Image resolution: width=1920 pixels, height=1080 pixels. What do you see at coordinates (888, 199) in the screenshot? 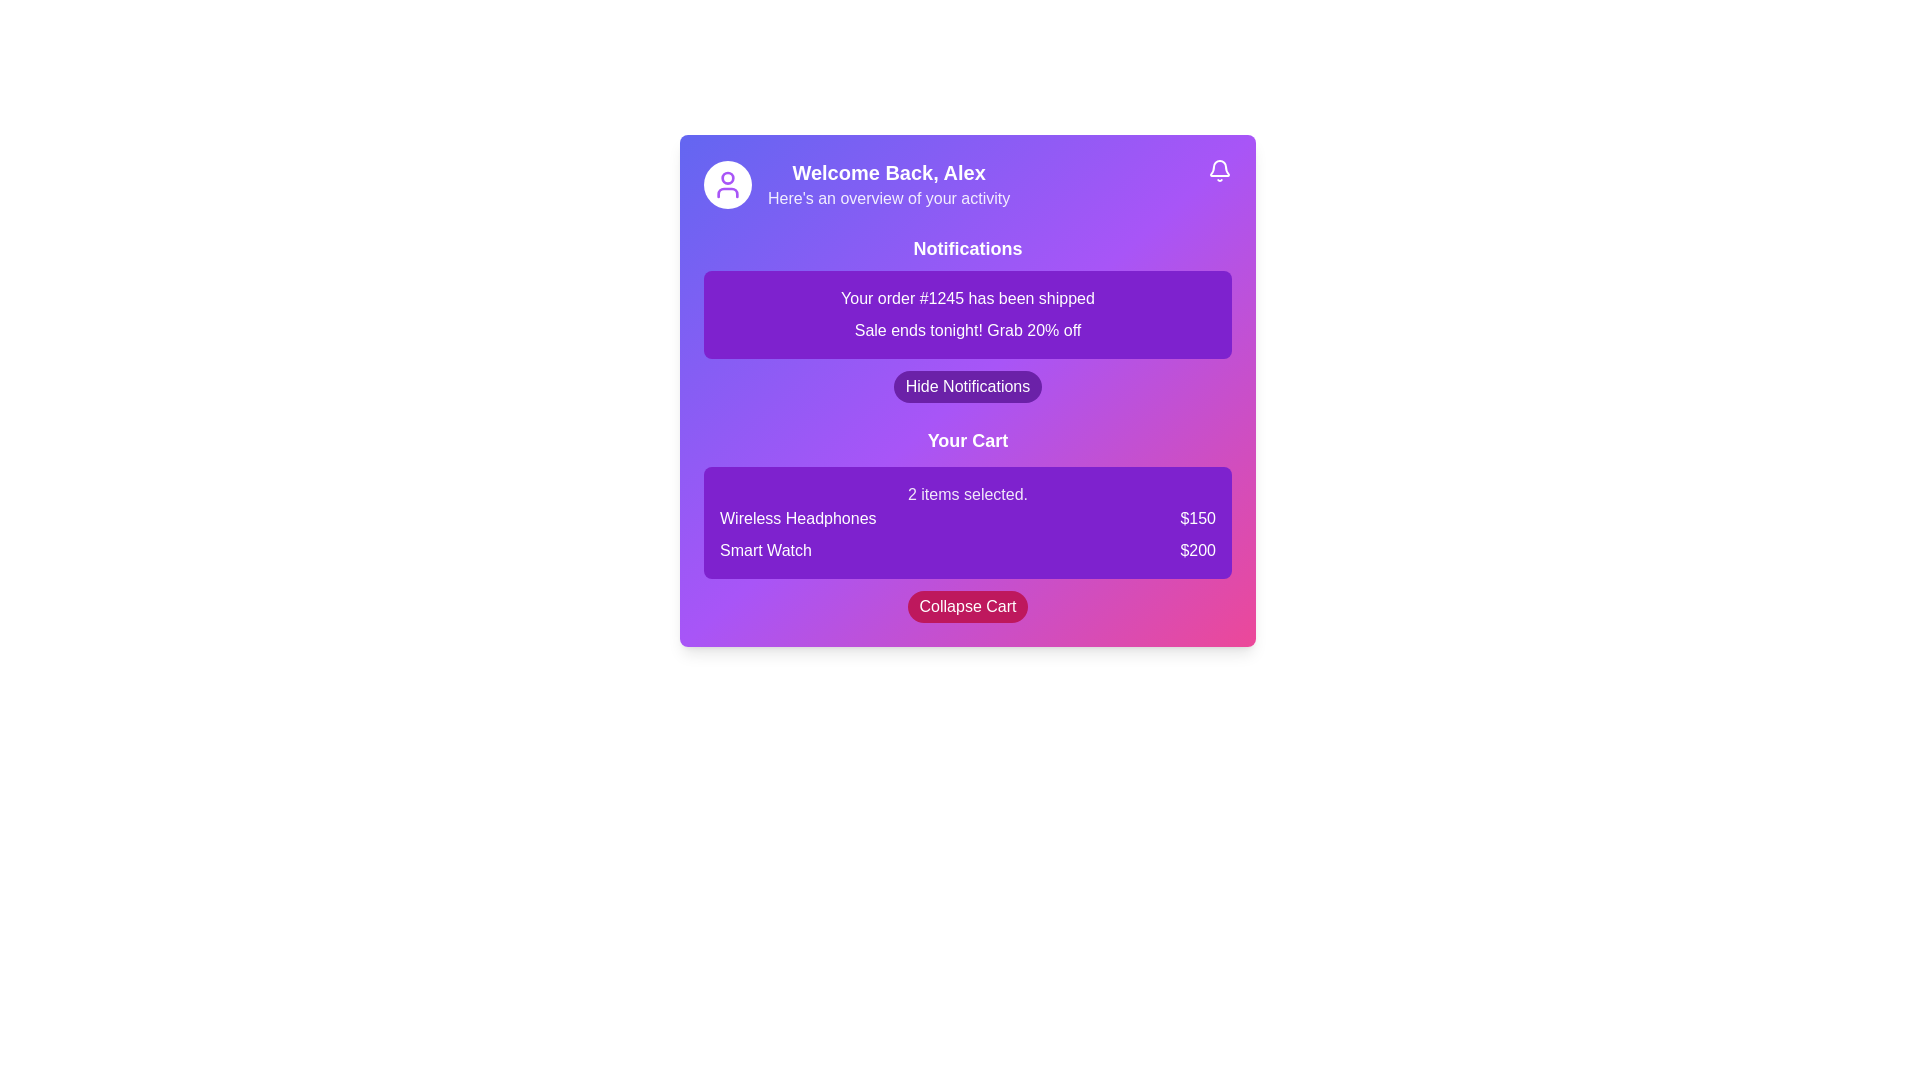
I see `the static text label located immediately below the greeting text 'Welcome Back, Alex', which serves as an informational subtitle related to the user's activity summary` at bounding box center [888, 199].